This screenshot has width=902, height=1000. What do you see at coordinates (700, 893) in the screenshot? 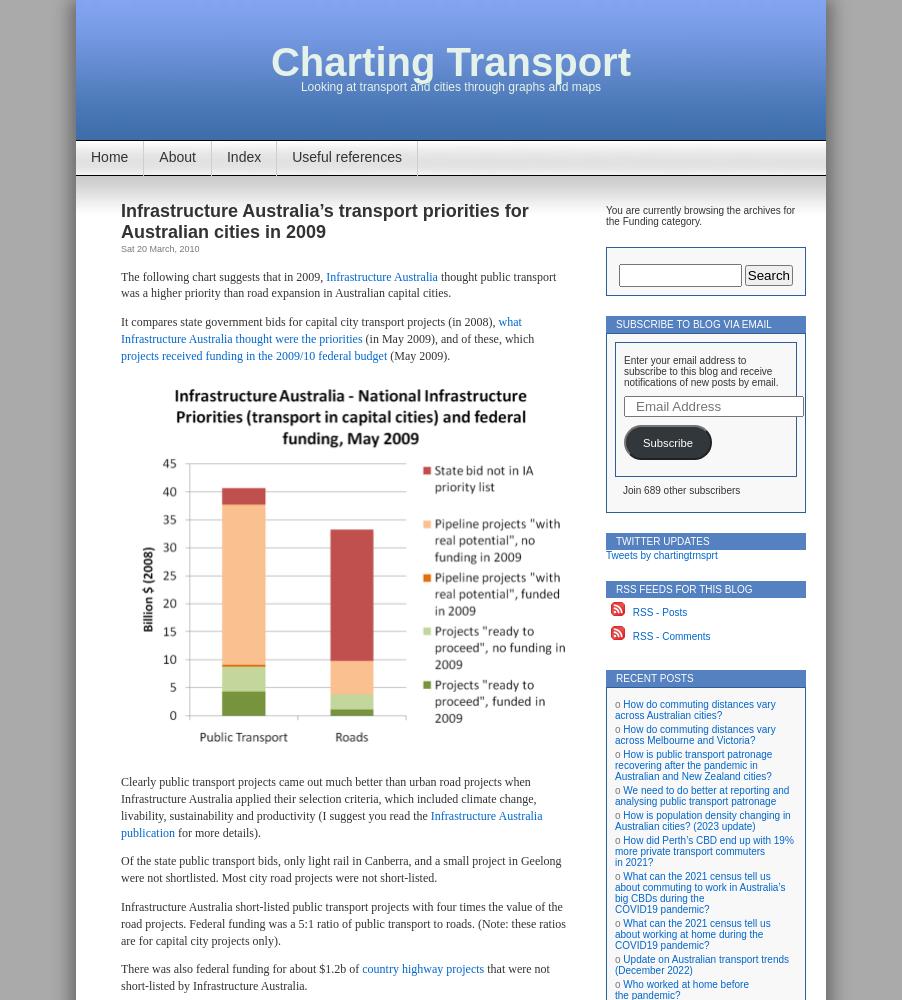
I see `'What can the 2021 census tell us about commuting to work in Australia’s big CBDs during the COVID19 pandemic?'` at bounding box center [700, 893].